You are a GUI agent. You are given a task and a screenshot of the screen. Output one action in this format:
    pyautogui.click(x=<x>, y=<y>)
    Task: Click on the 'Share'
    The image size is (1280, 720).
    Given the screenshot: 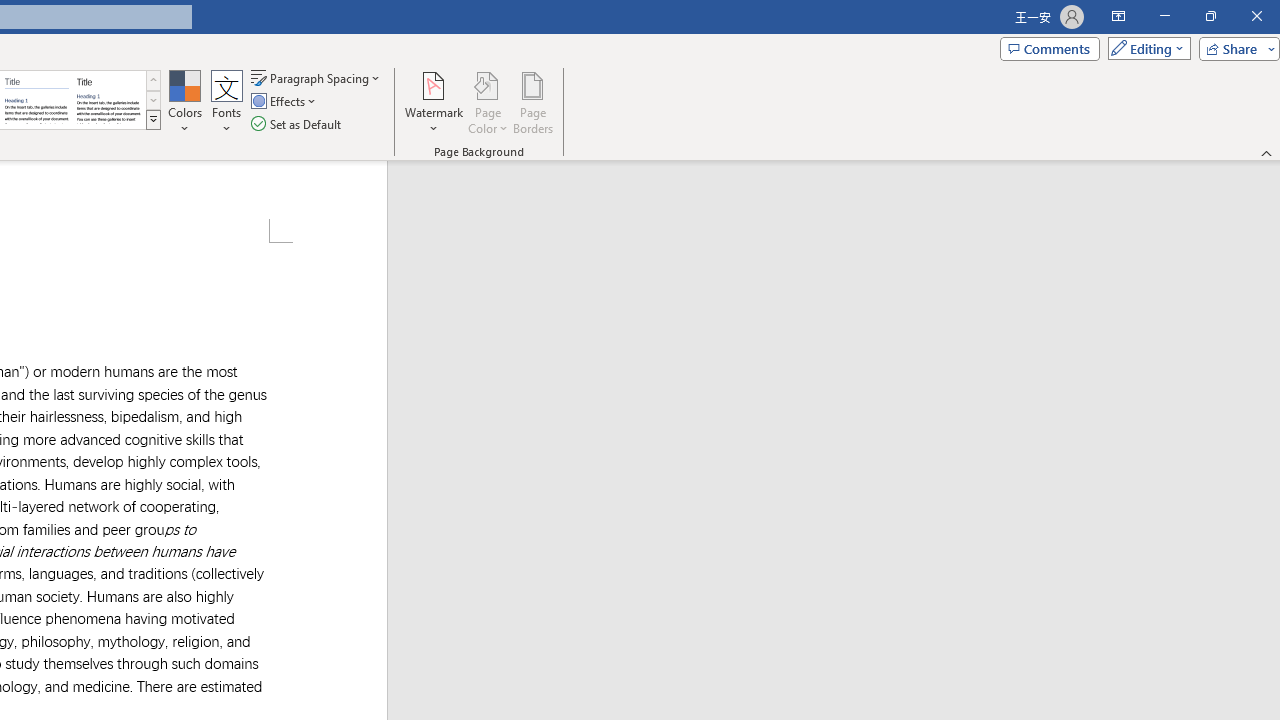 What is the action you would take?
    pyautogui.click(x=1234, y=47)
    